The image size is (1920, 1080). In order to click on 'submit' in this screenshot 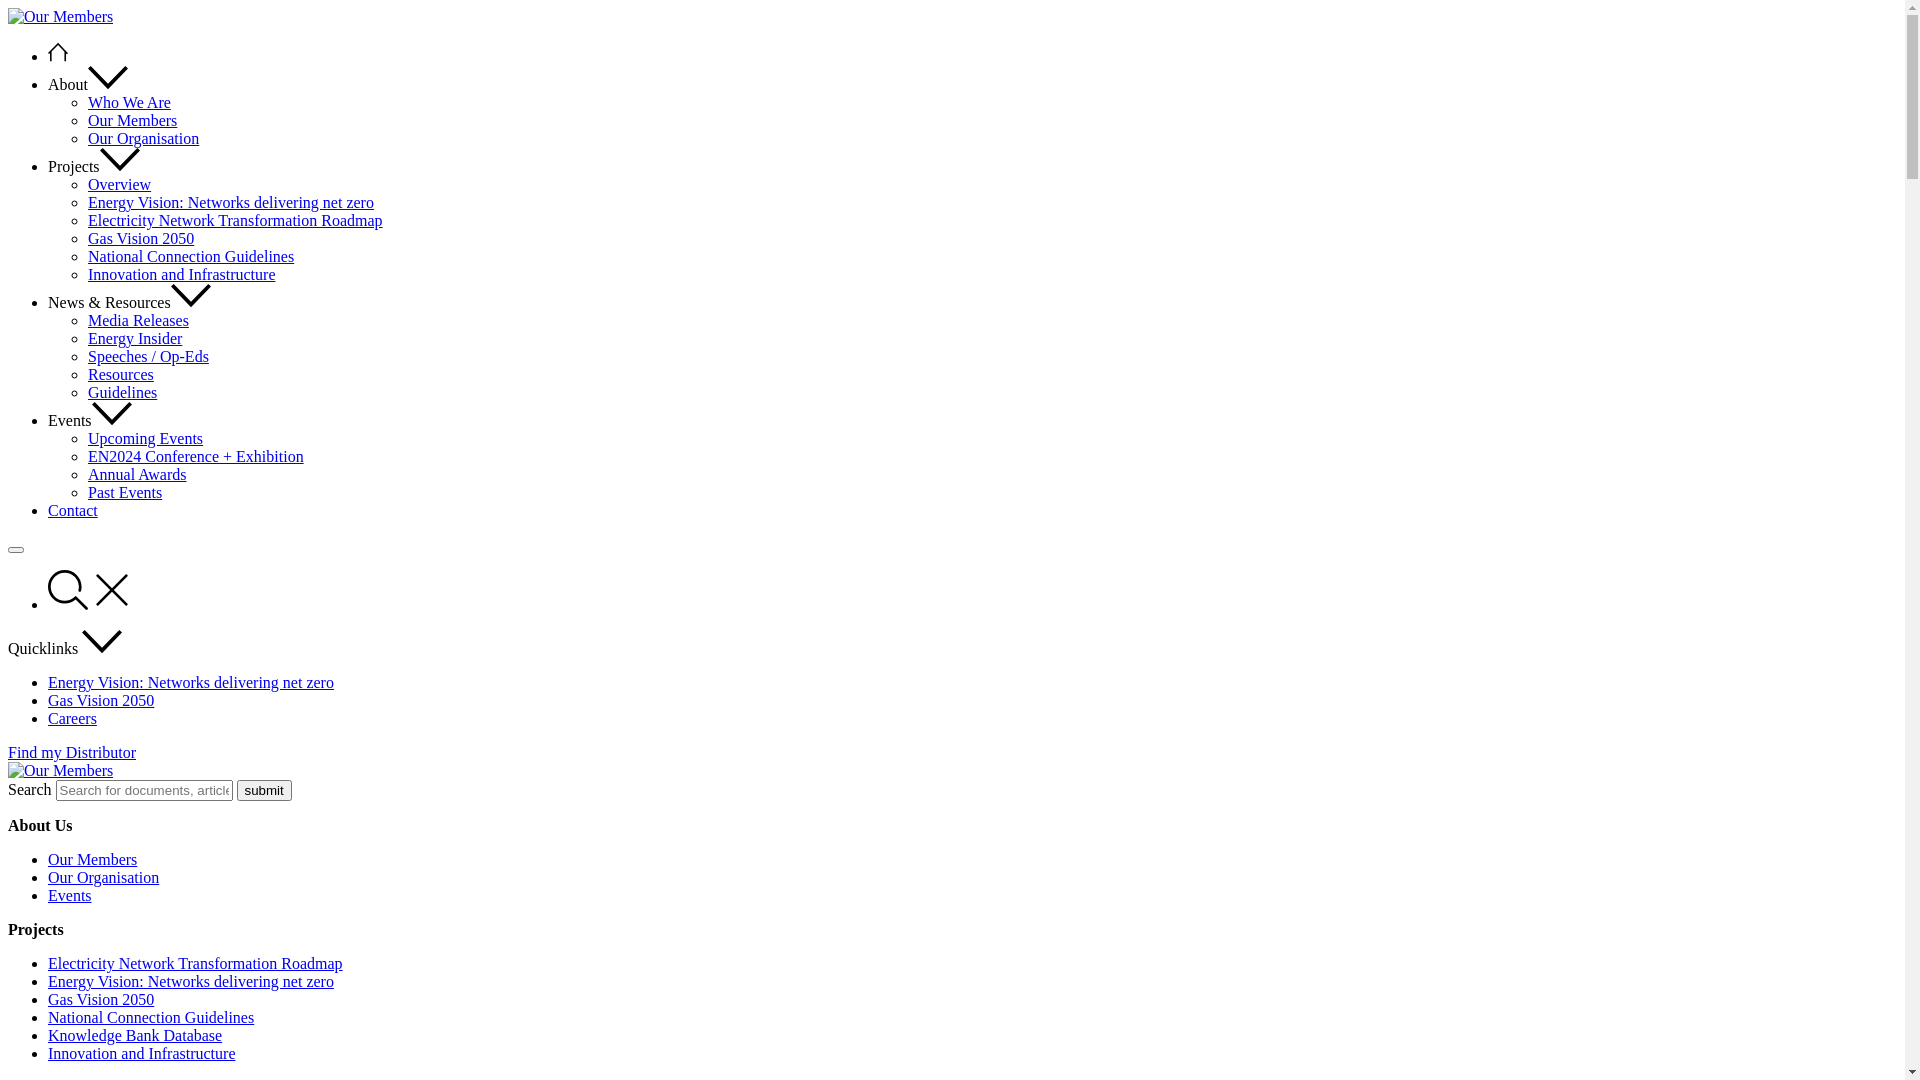, I will do `click(263, 789)`.